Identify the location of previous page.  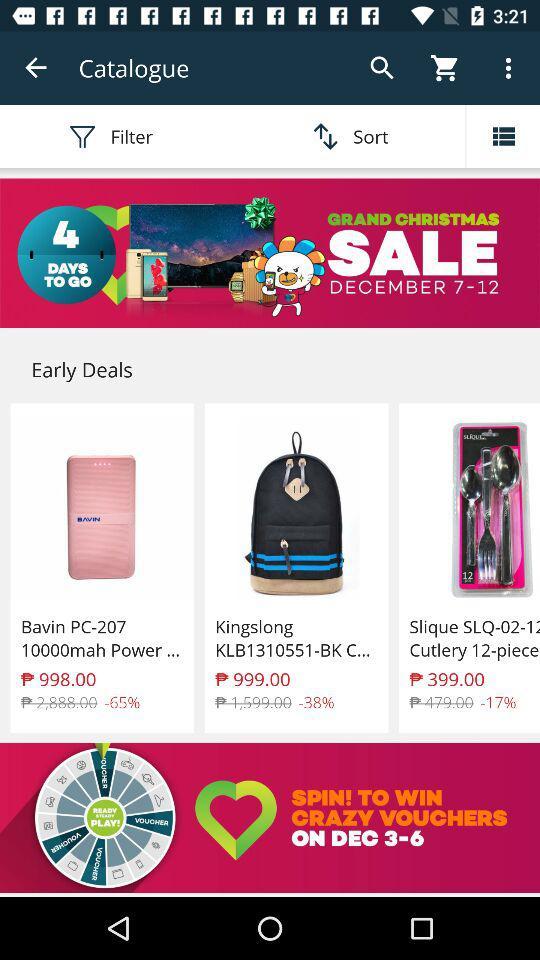
(36, 68).